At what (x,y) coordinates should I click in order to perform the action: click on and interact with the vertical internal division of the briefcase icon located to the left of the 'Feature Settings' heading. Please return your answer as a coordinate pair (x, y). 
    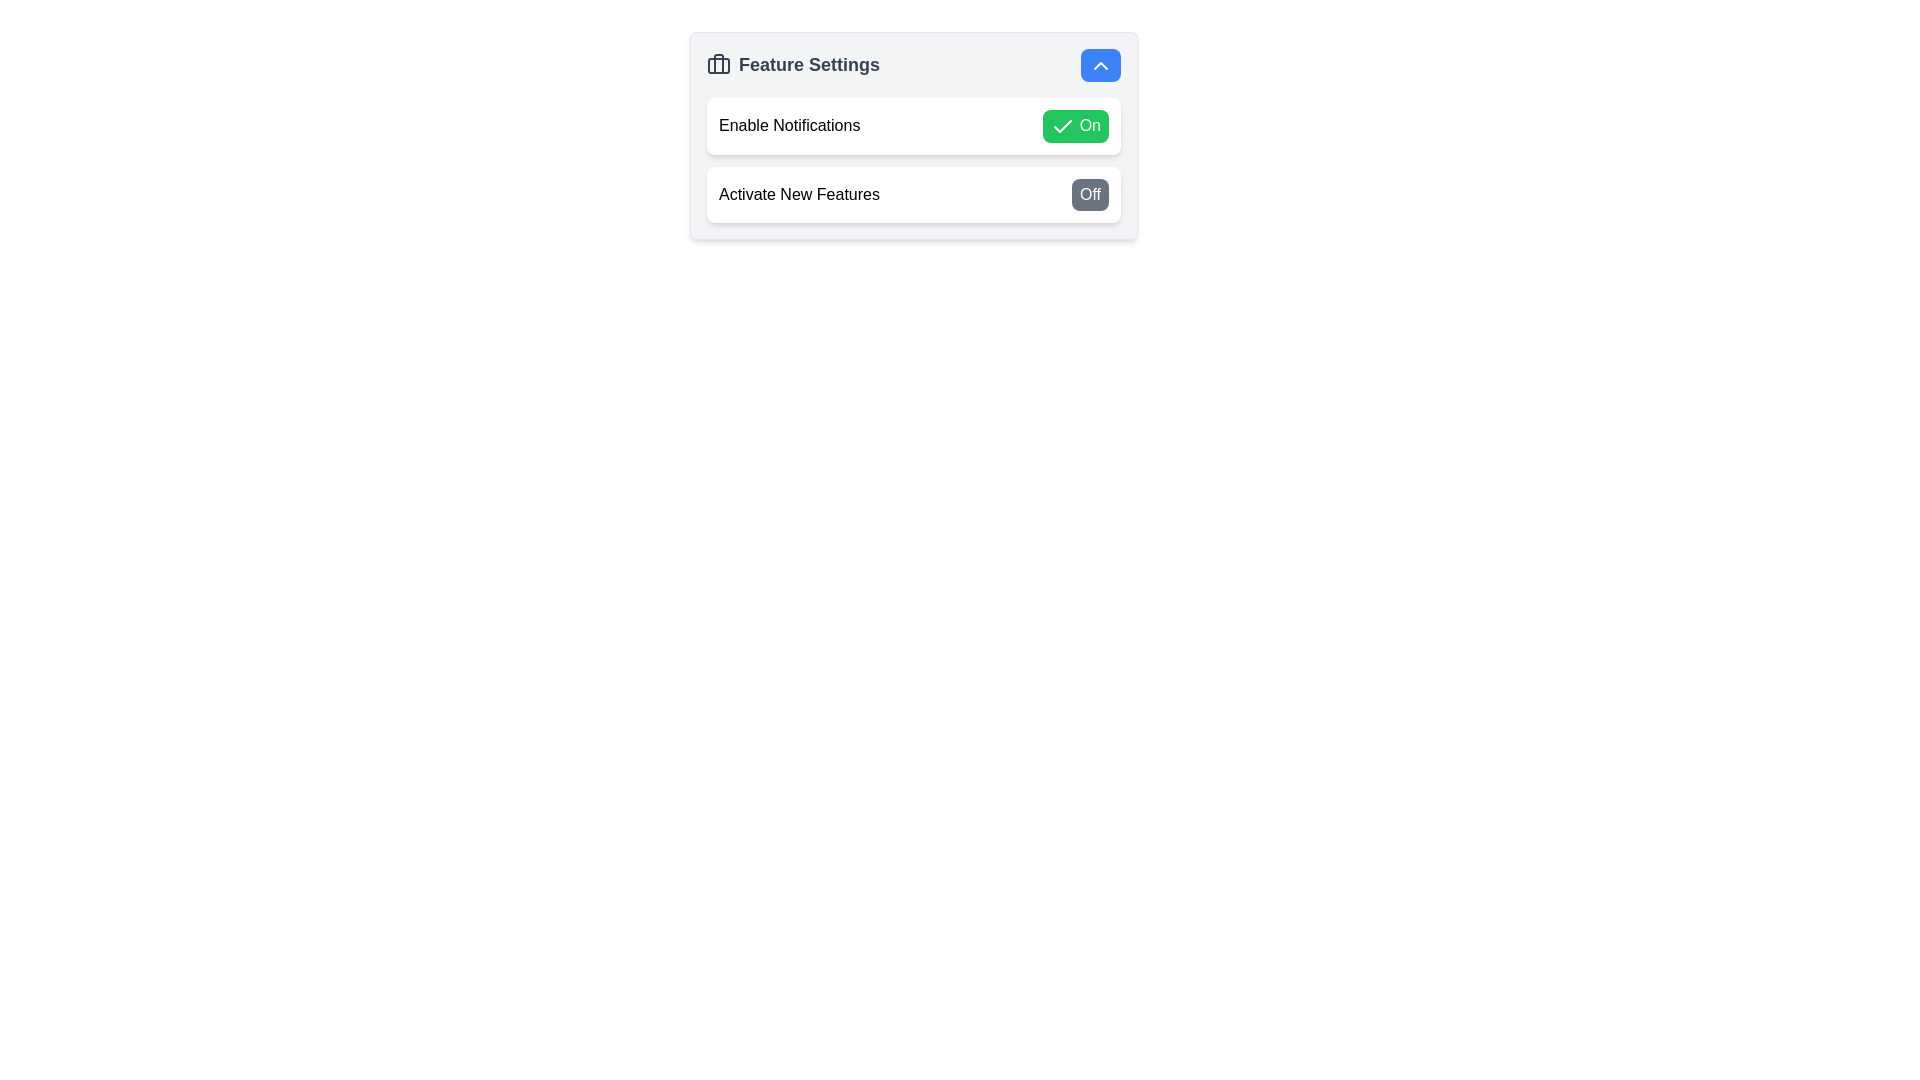
    Looking at the image, I should click on (719, 63).